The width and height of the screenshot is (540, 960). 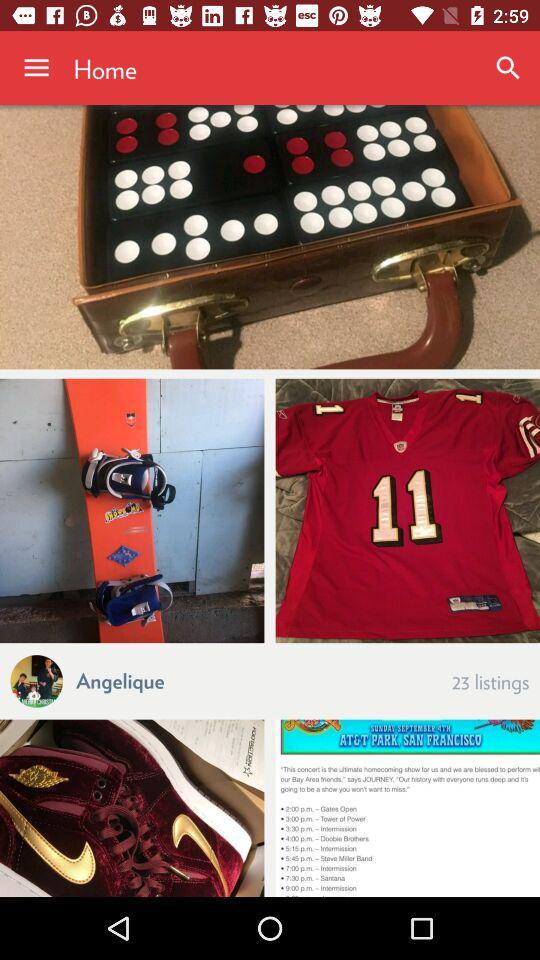 What do you see at coordinates (489, 680) in the screenshot?
I see `the 23 listings item` at bounding box center [489, 680].